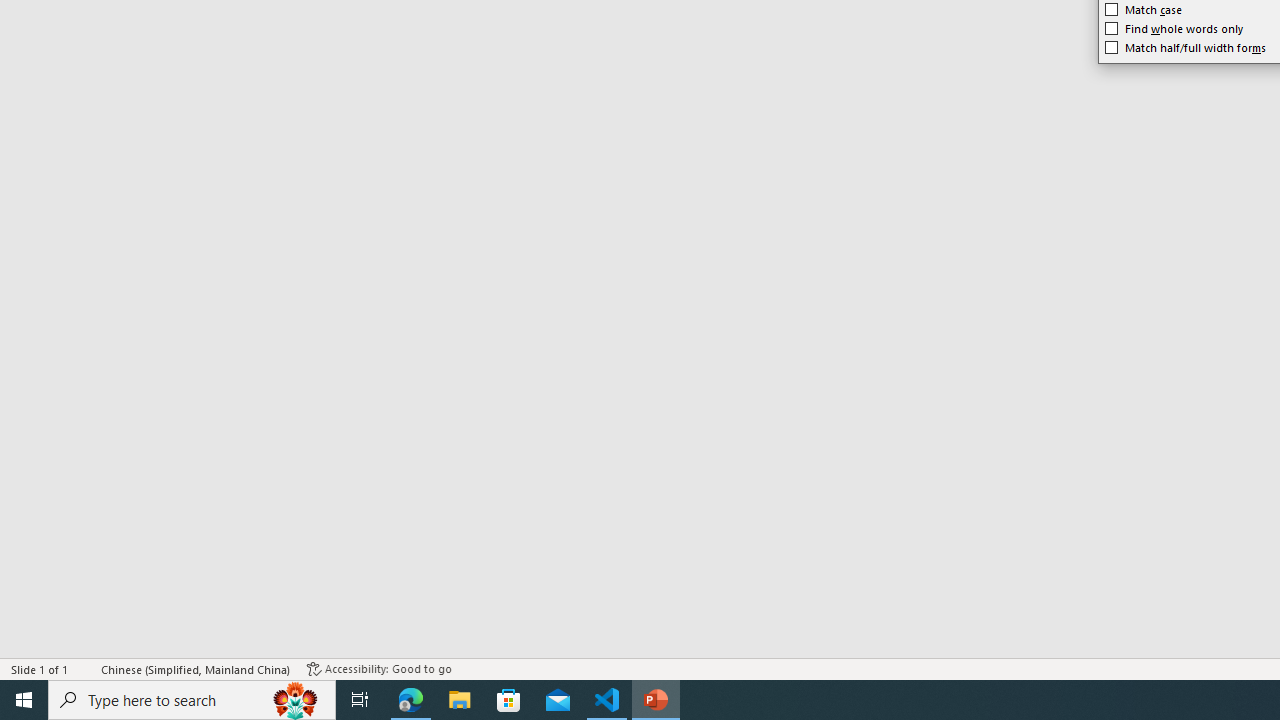  What do you see at coordinates (359, 698) in the screenshot?
I see `'Task View'` at bounding box center [359, 698].